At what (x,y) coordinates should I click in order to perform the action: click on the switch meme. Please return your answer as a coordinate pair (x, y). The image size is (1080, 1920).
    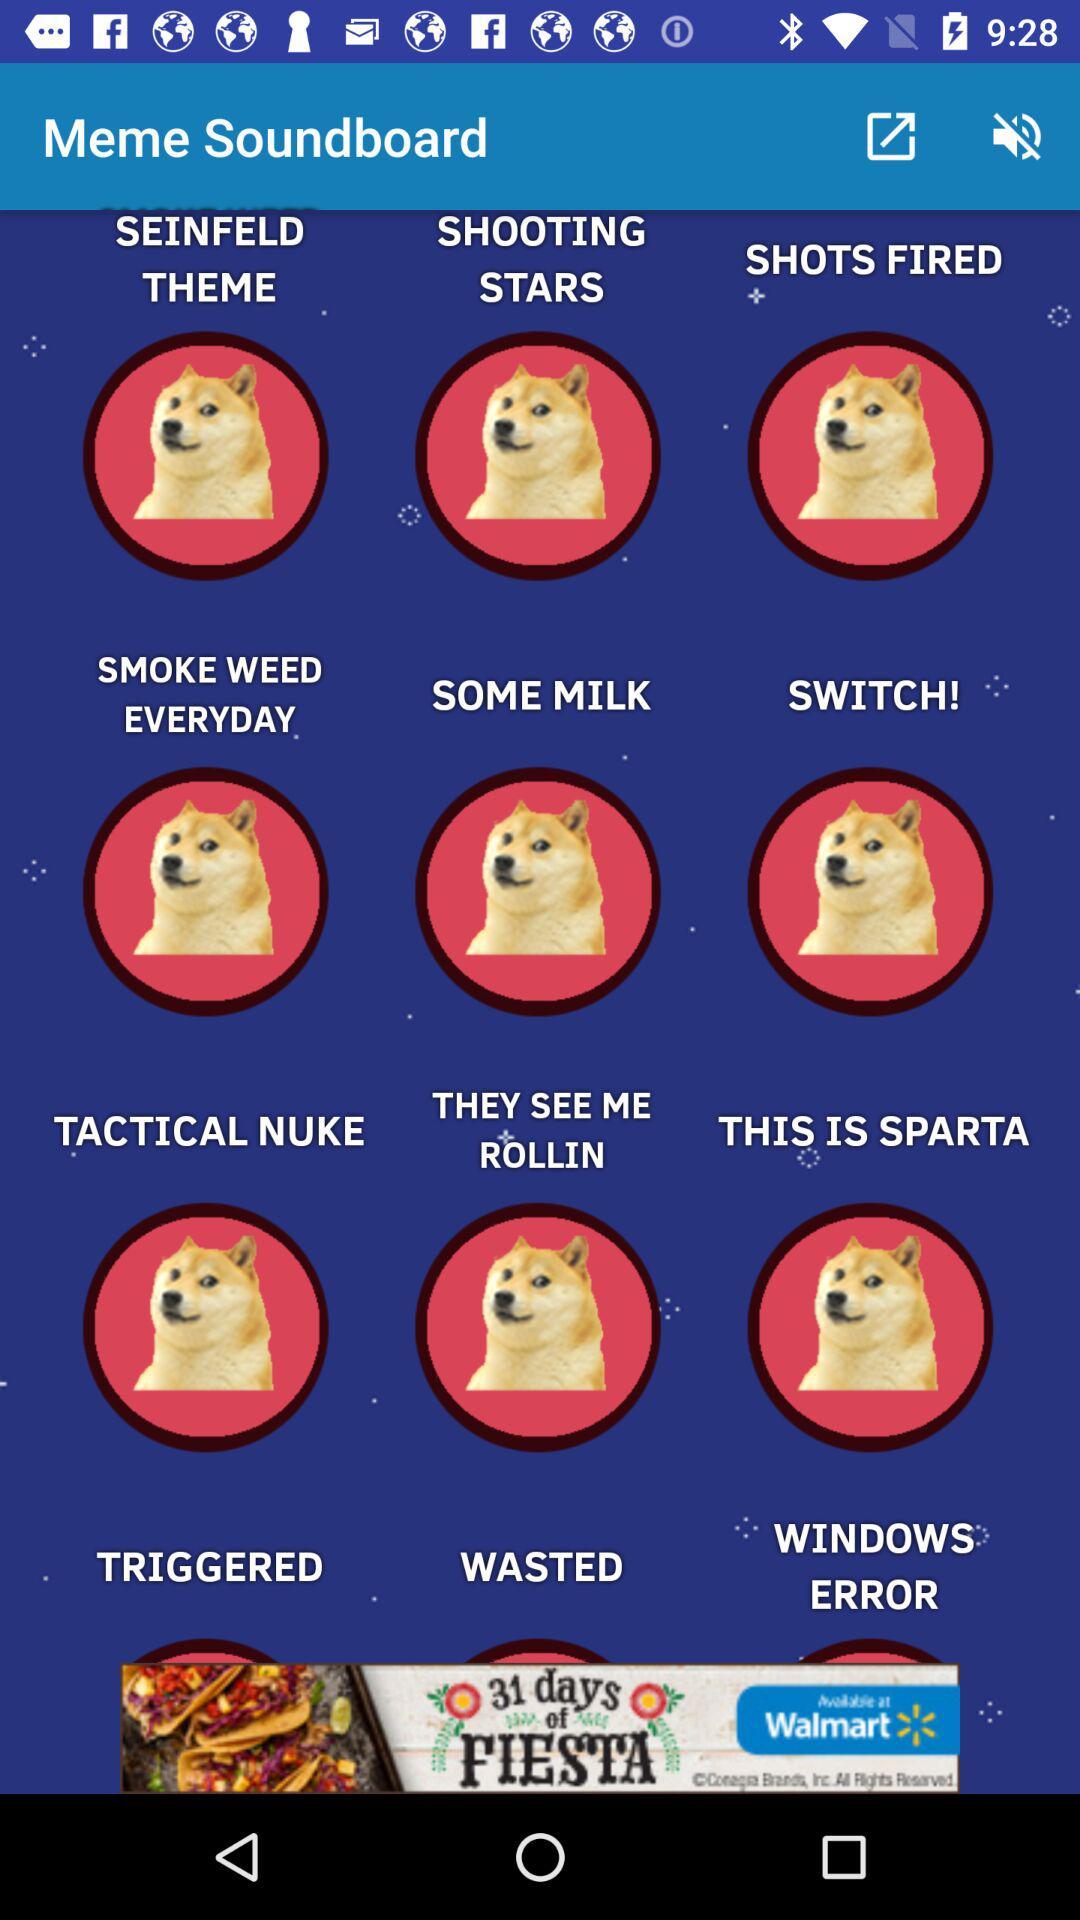
    Looking at the image, I should click on (871, 660).